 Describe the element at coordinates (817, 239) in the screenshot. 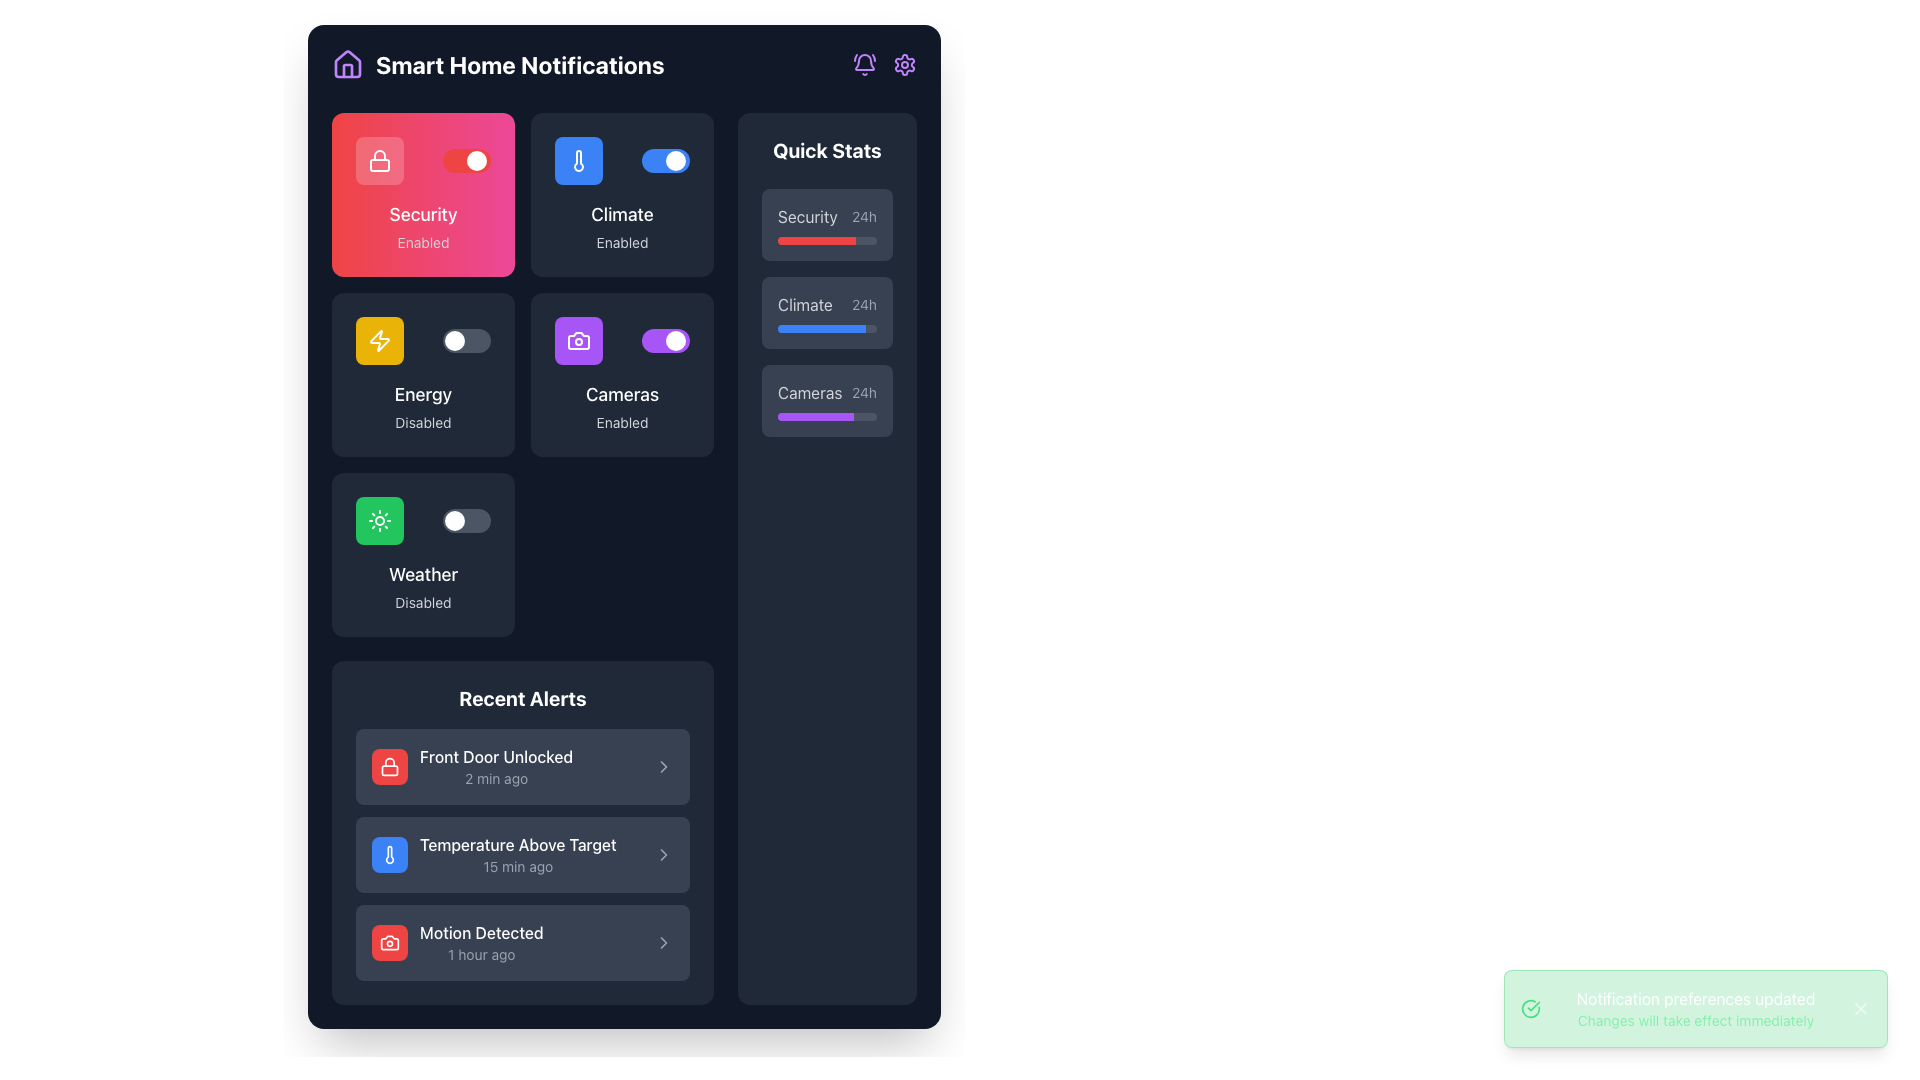

I see `the Progress bar located under 'Security' in the 'Quick Stats' section, which visually represents a proportion of security metrics` at that location.